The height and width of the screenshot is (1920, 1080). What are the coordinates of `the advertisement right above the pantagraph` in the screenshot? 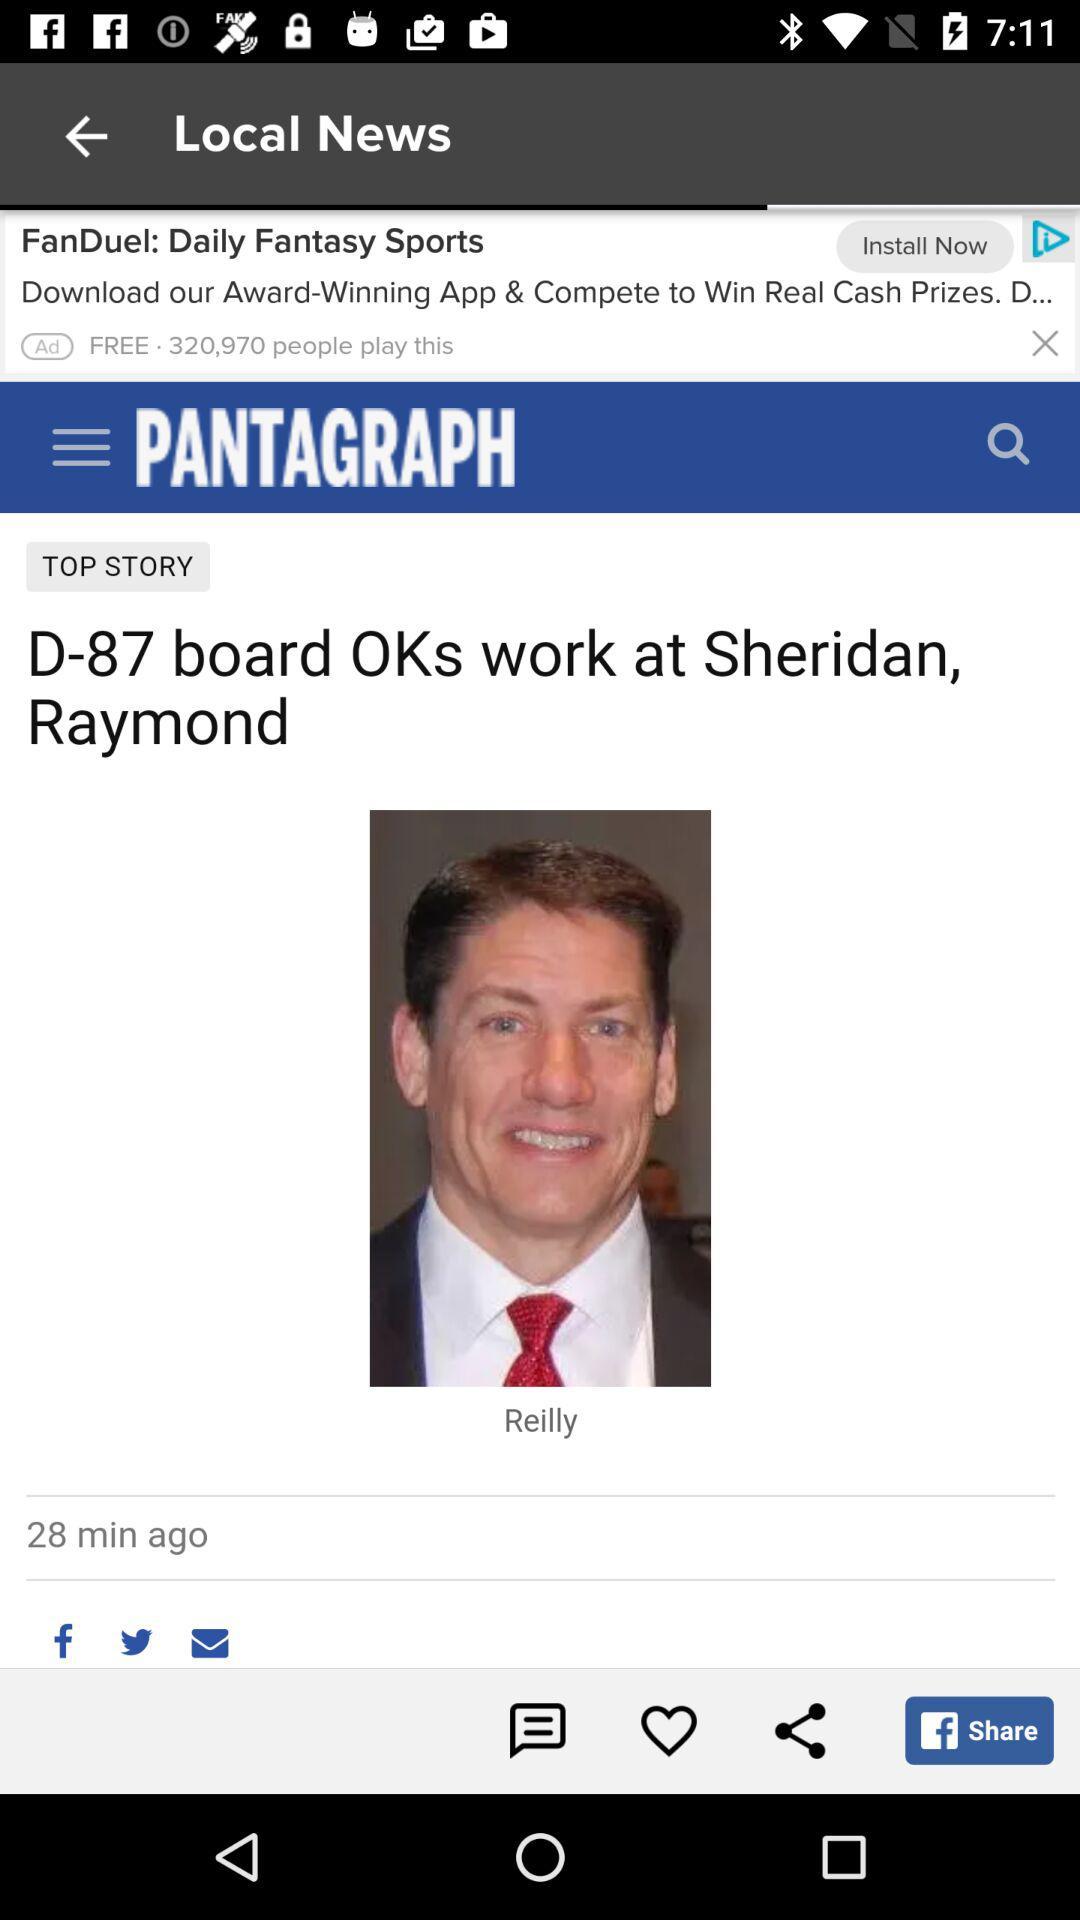 It's located at (528, 292).